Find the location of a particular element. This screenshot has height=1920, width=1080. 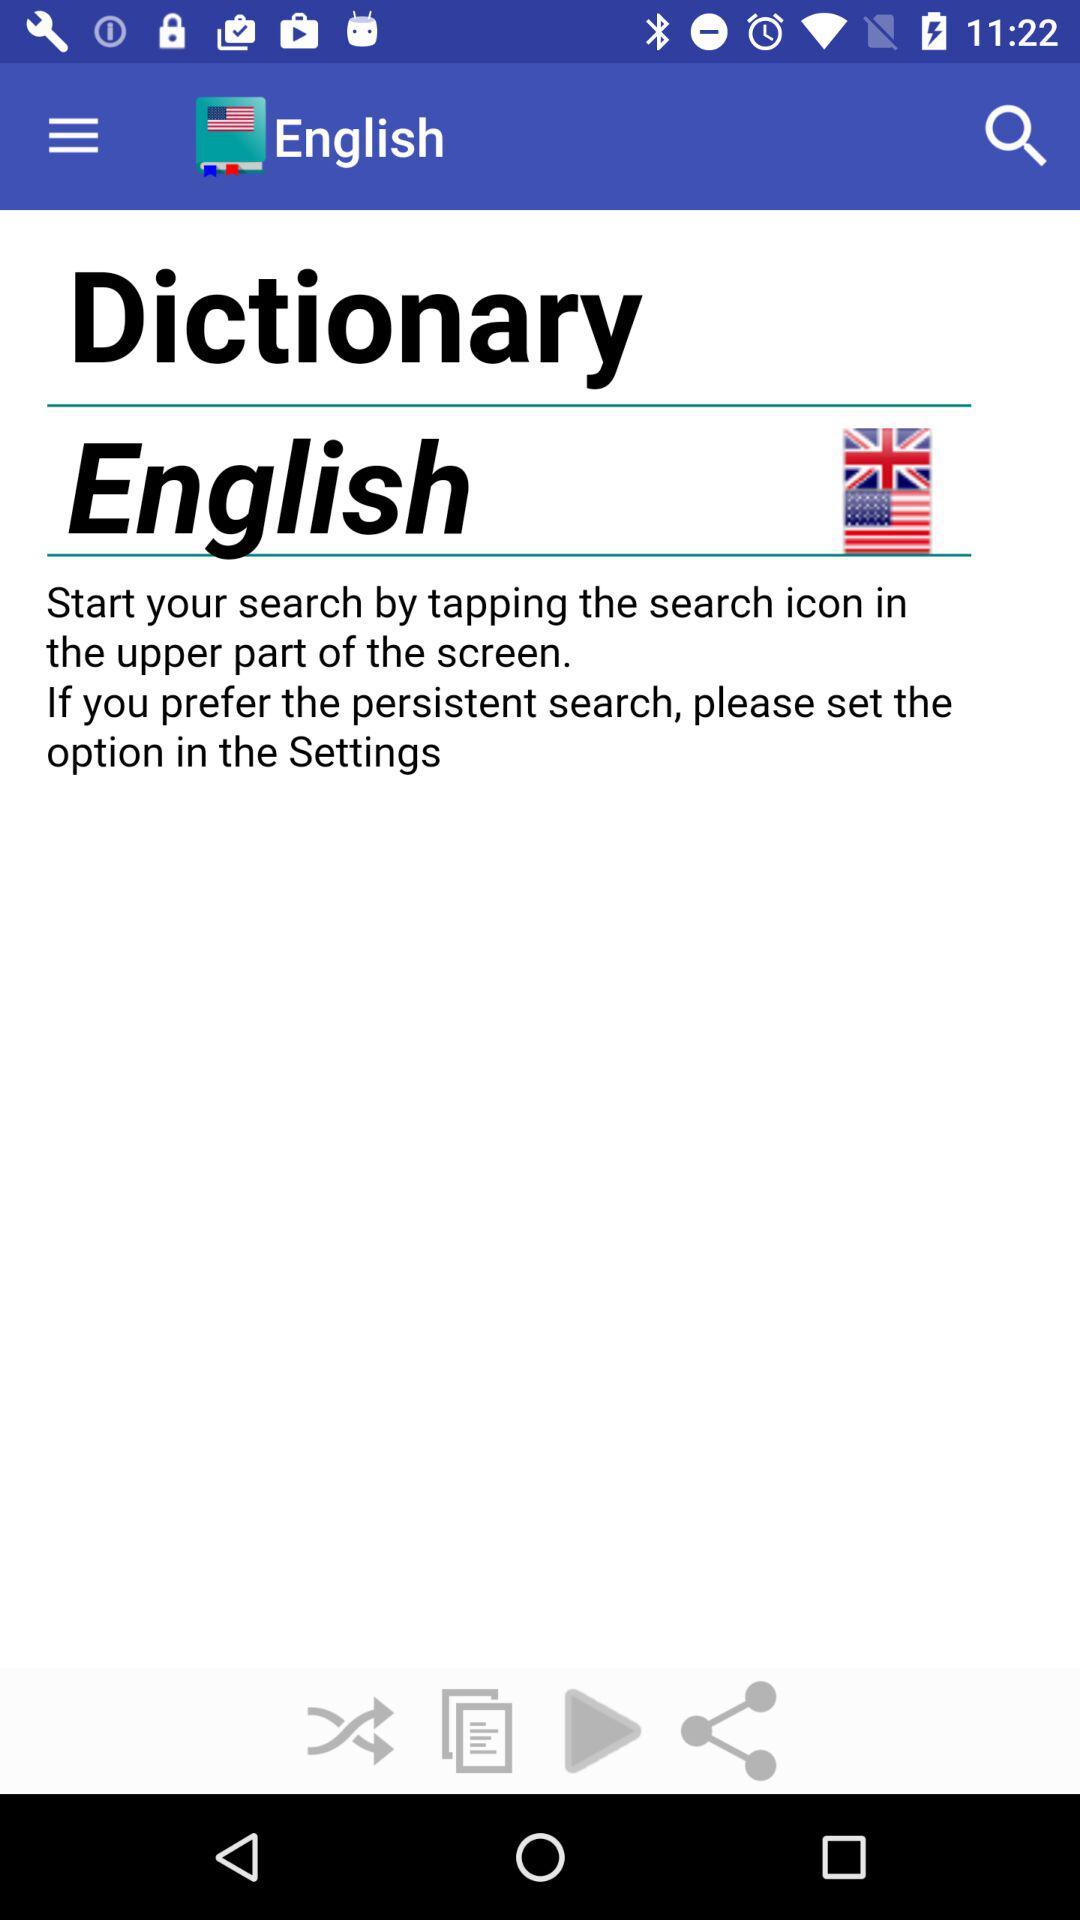

the play icon is located at coordinates (601, 1730).